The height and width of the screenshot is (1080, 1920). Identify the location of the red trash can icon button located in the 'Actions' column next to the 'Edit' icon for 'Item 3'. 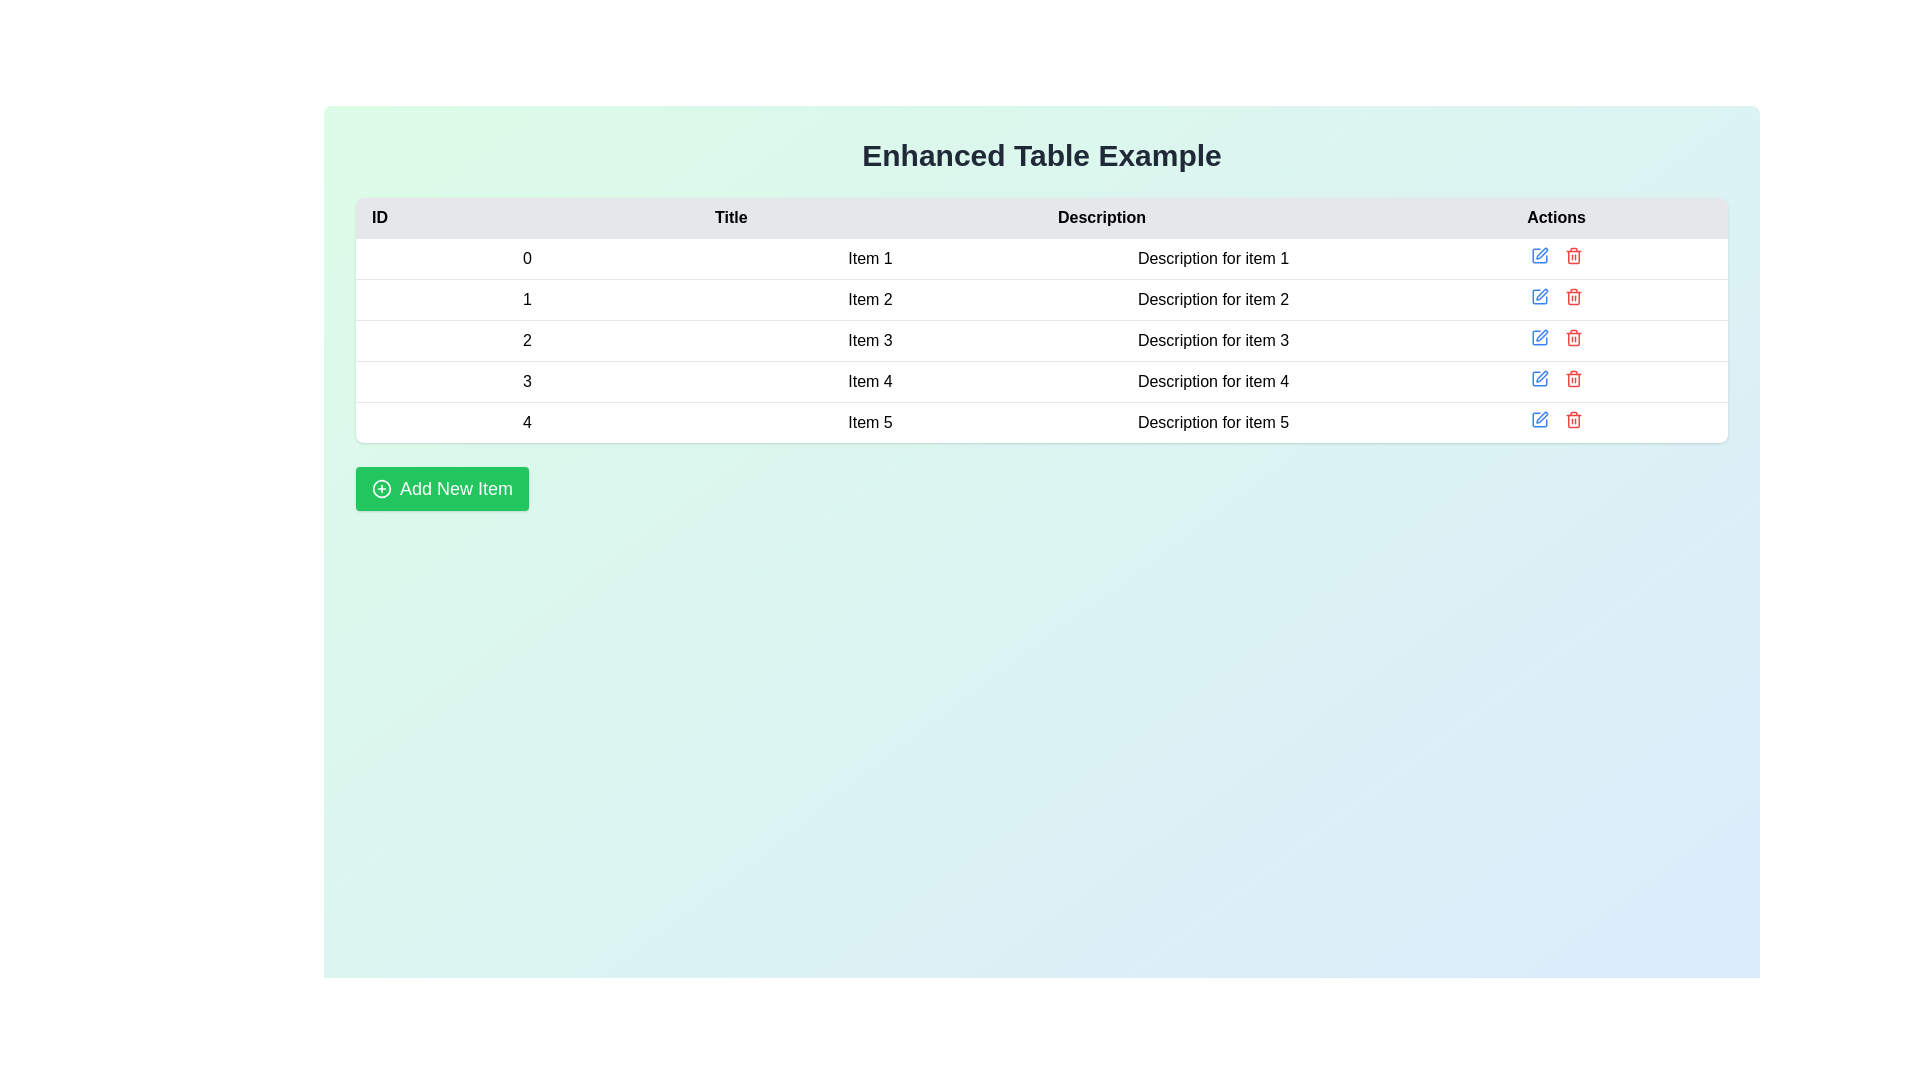
(1572, 337).